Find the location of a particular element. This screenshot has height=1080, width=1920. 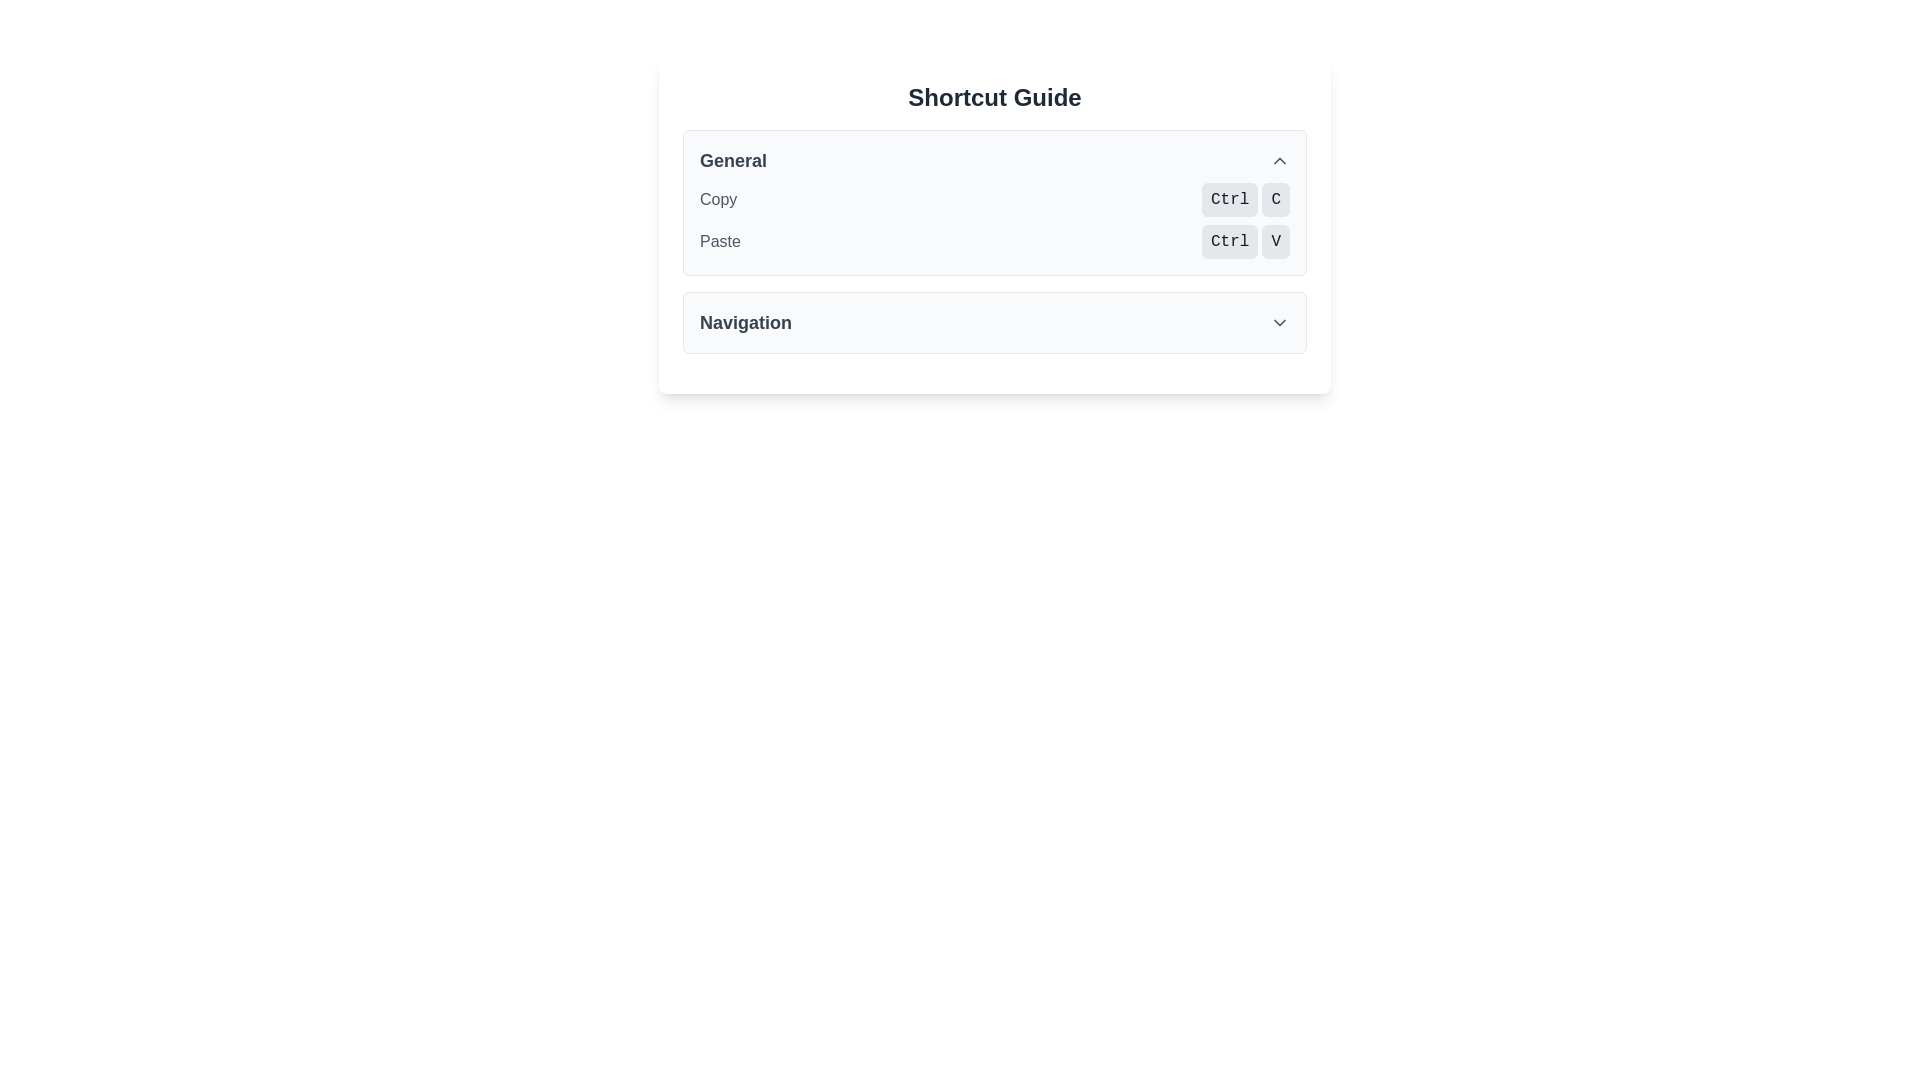

the 'Ctrl' and 'C' buttons displayed in a rounded rectangle with a light gray background in the 'Shortcut Guide' panel is located at coordinates (1245, 200).